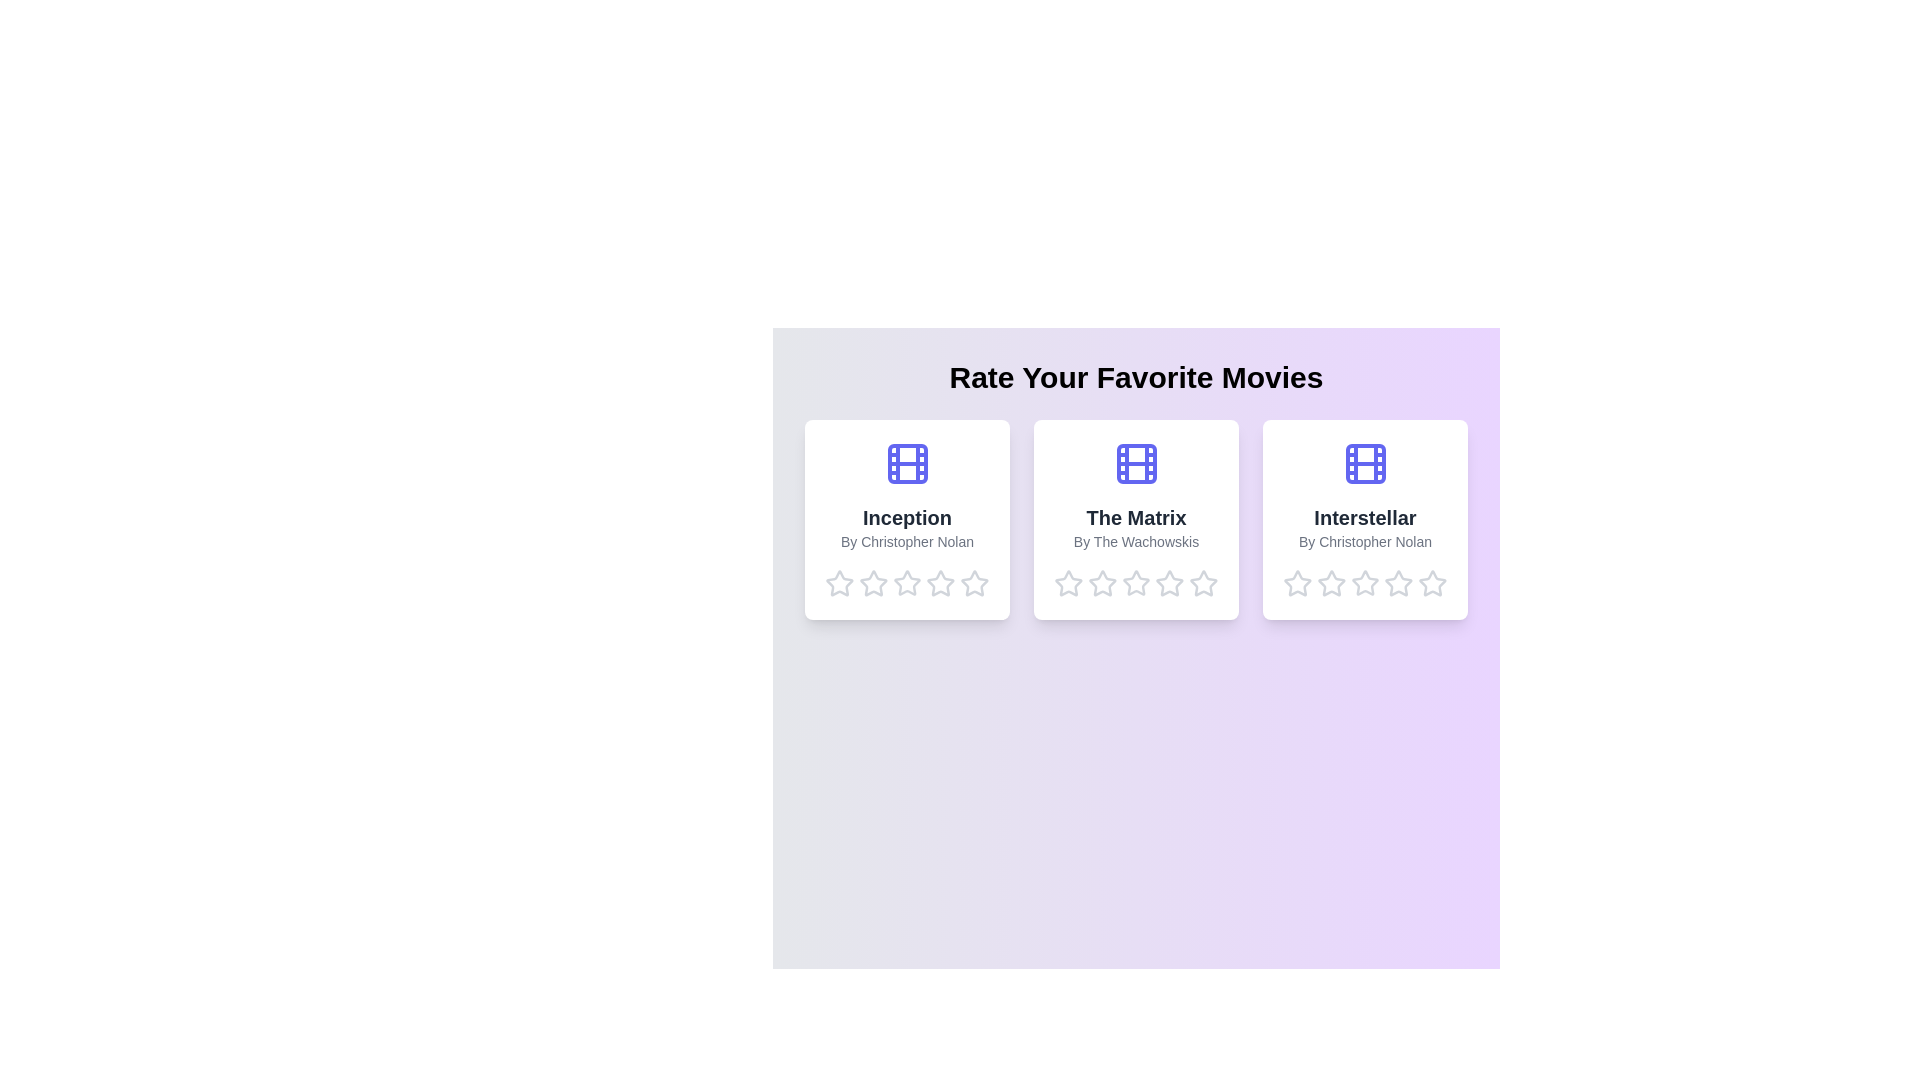 The width and height of the screenshot is (1920, 1080). What do you see at coordinates (975, 583) in the screenshot?
I see `the star corresponding to 5 stars for the movie Inception` at bounding box center [975, 583].